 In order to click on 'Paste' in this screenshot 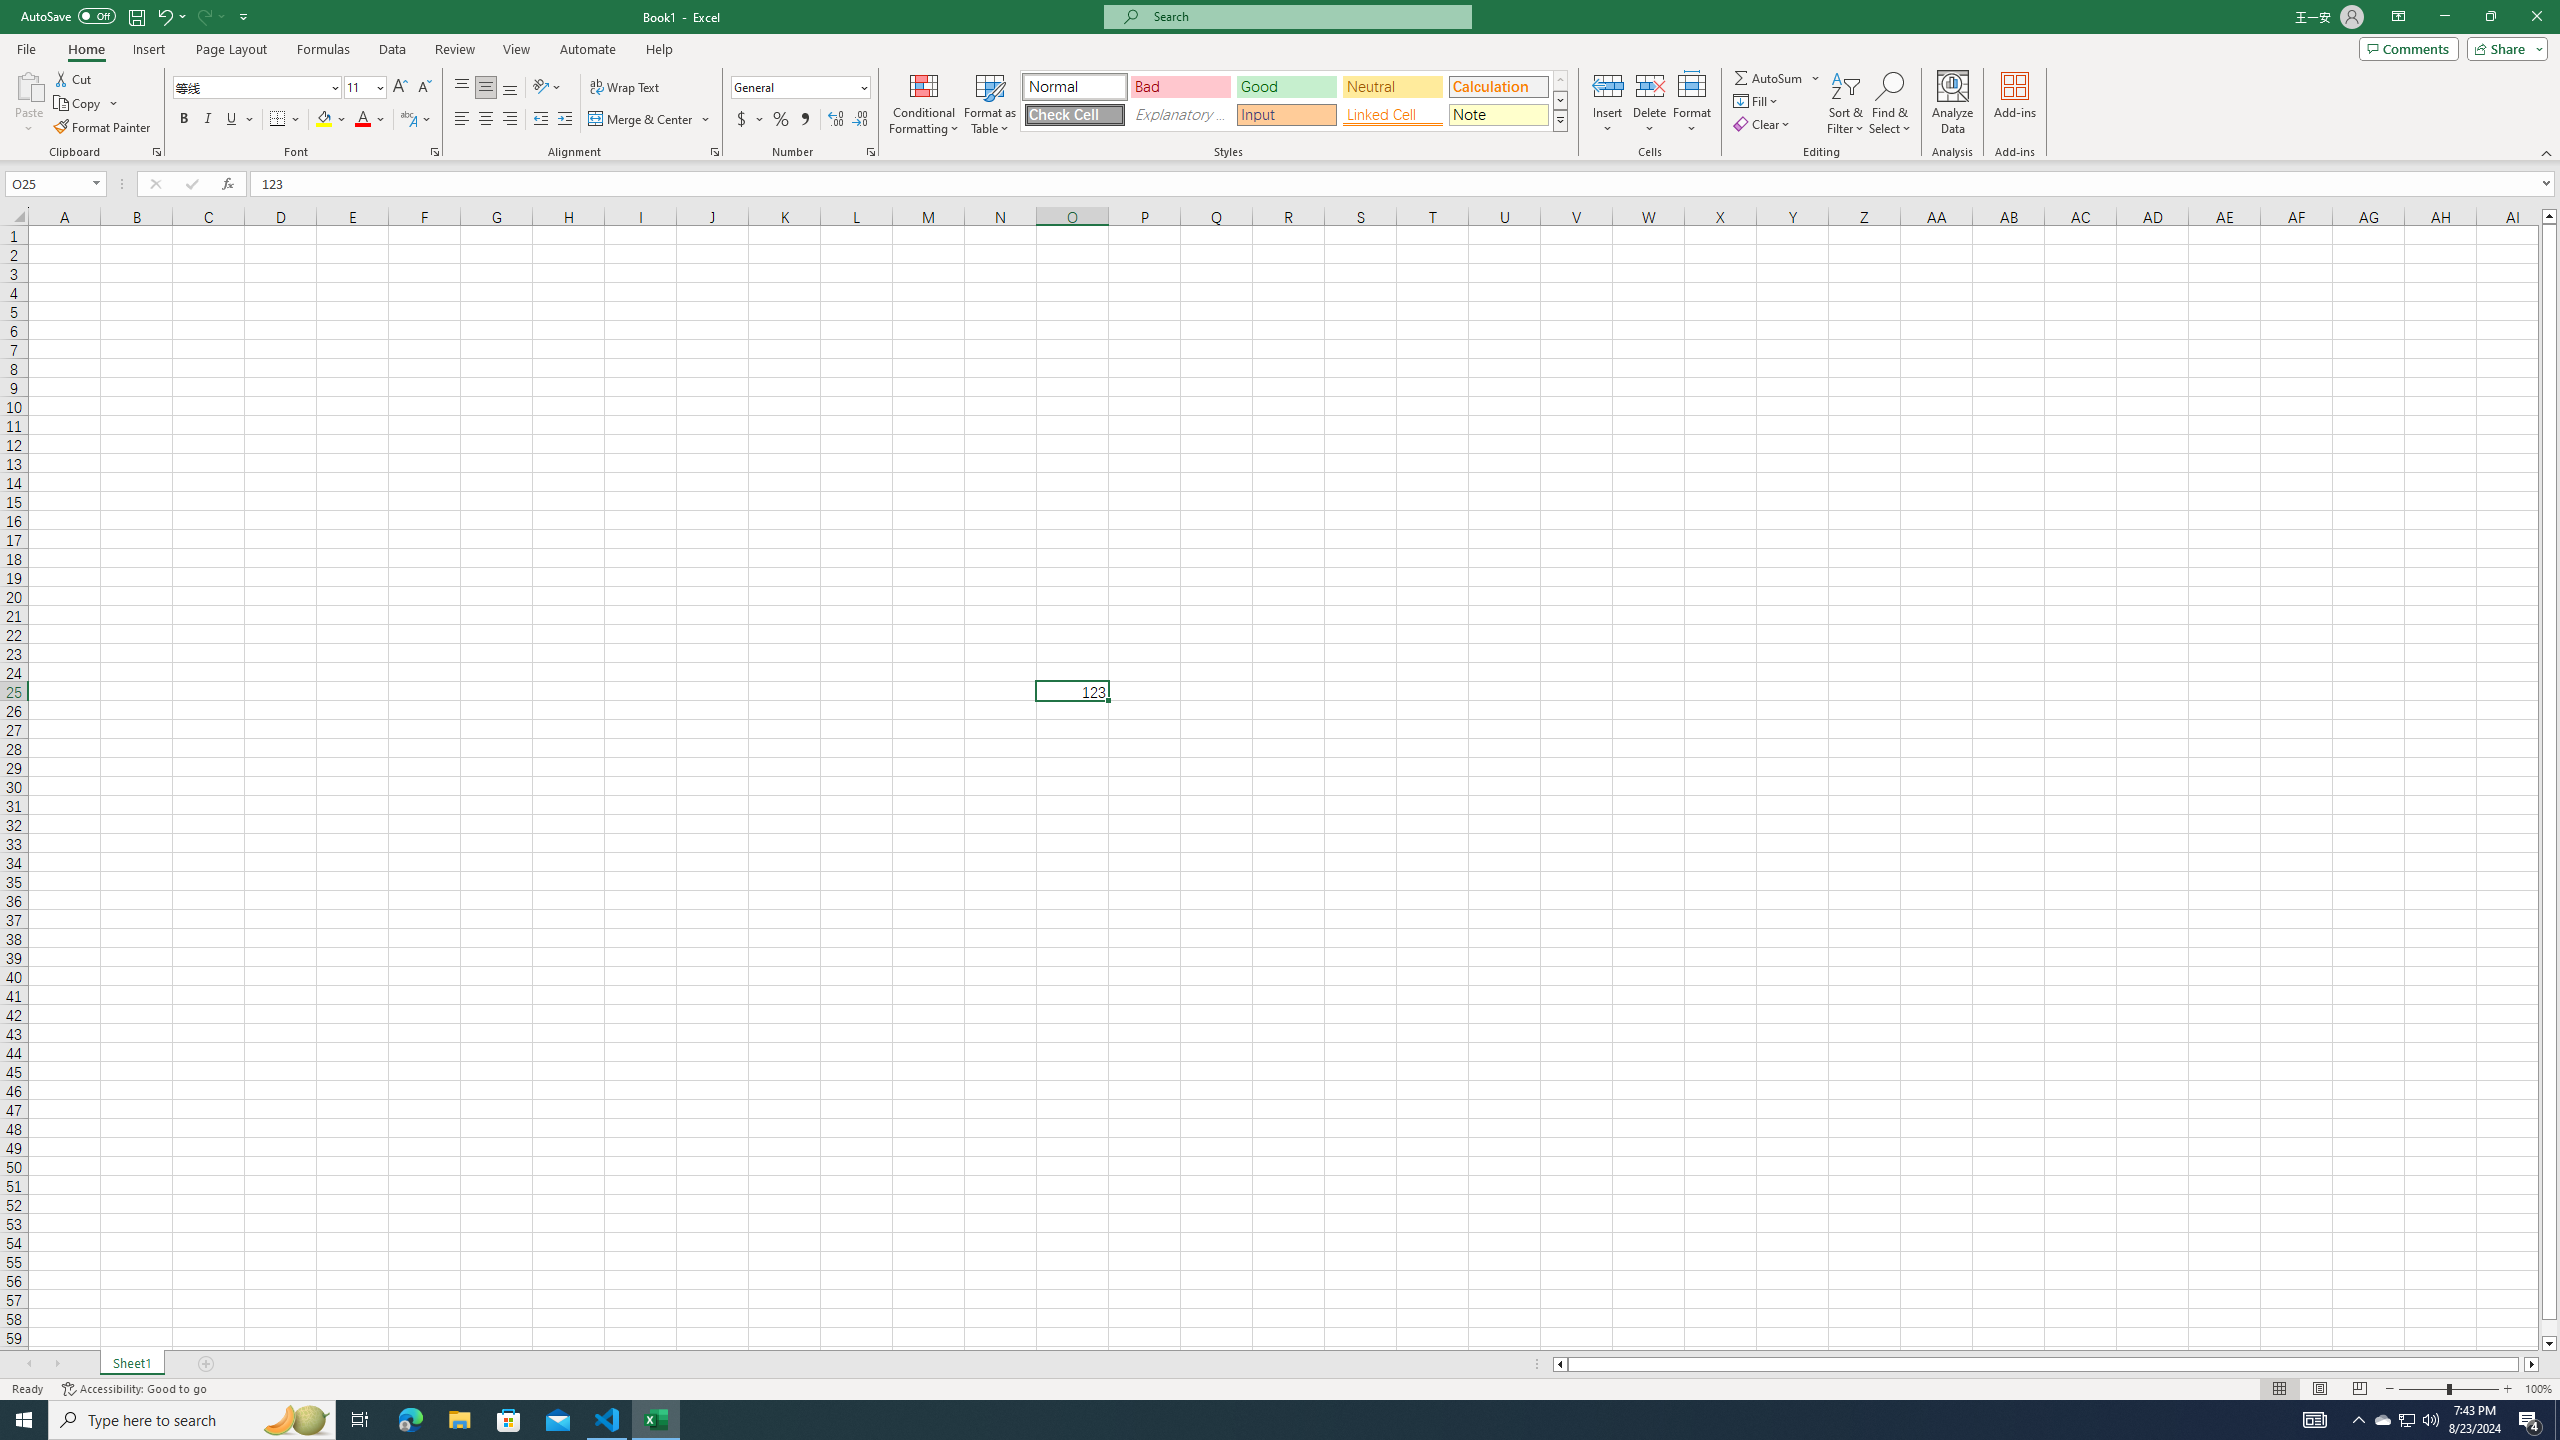, I will do `click(28, 103)`.